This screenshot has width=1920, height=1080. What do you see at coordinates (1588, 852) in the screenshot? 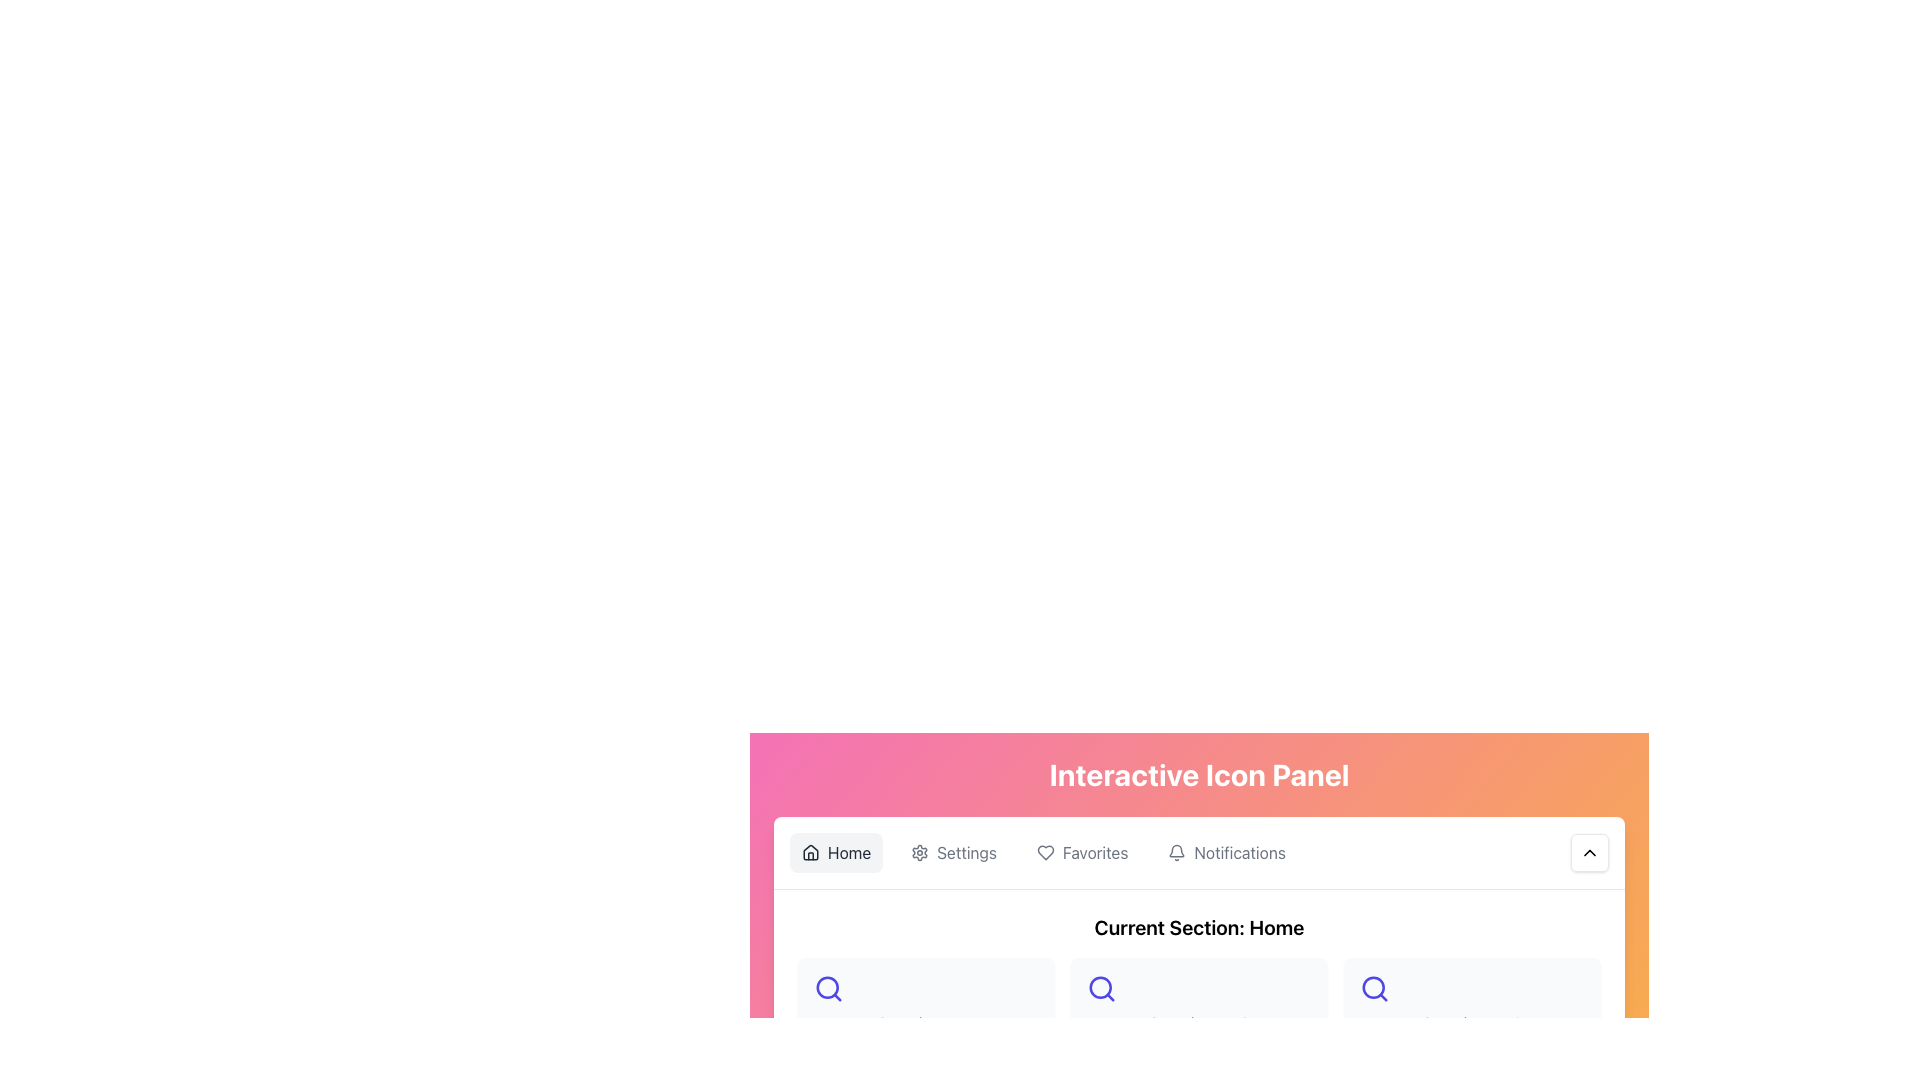
I see `the upward-pointing arrow icon located at the top right corner of the panel` at bounding box center [1588, 852].